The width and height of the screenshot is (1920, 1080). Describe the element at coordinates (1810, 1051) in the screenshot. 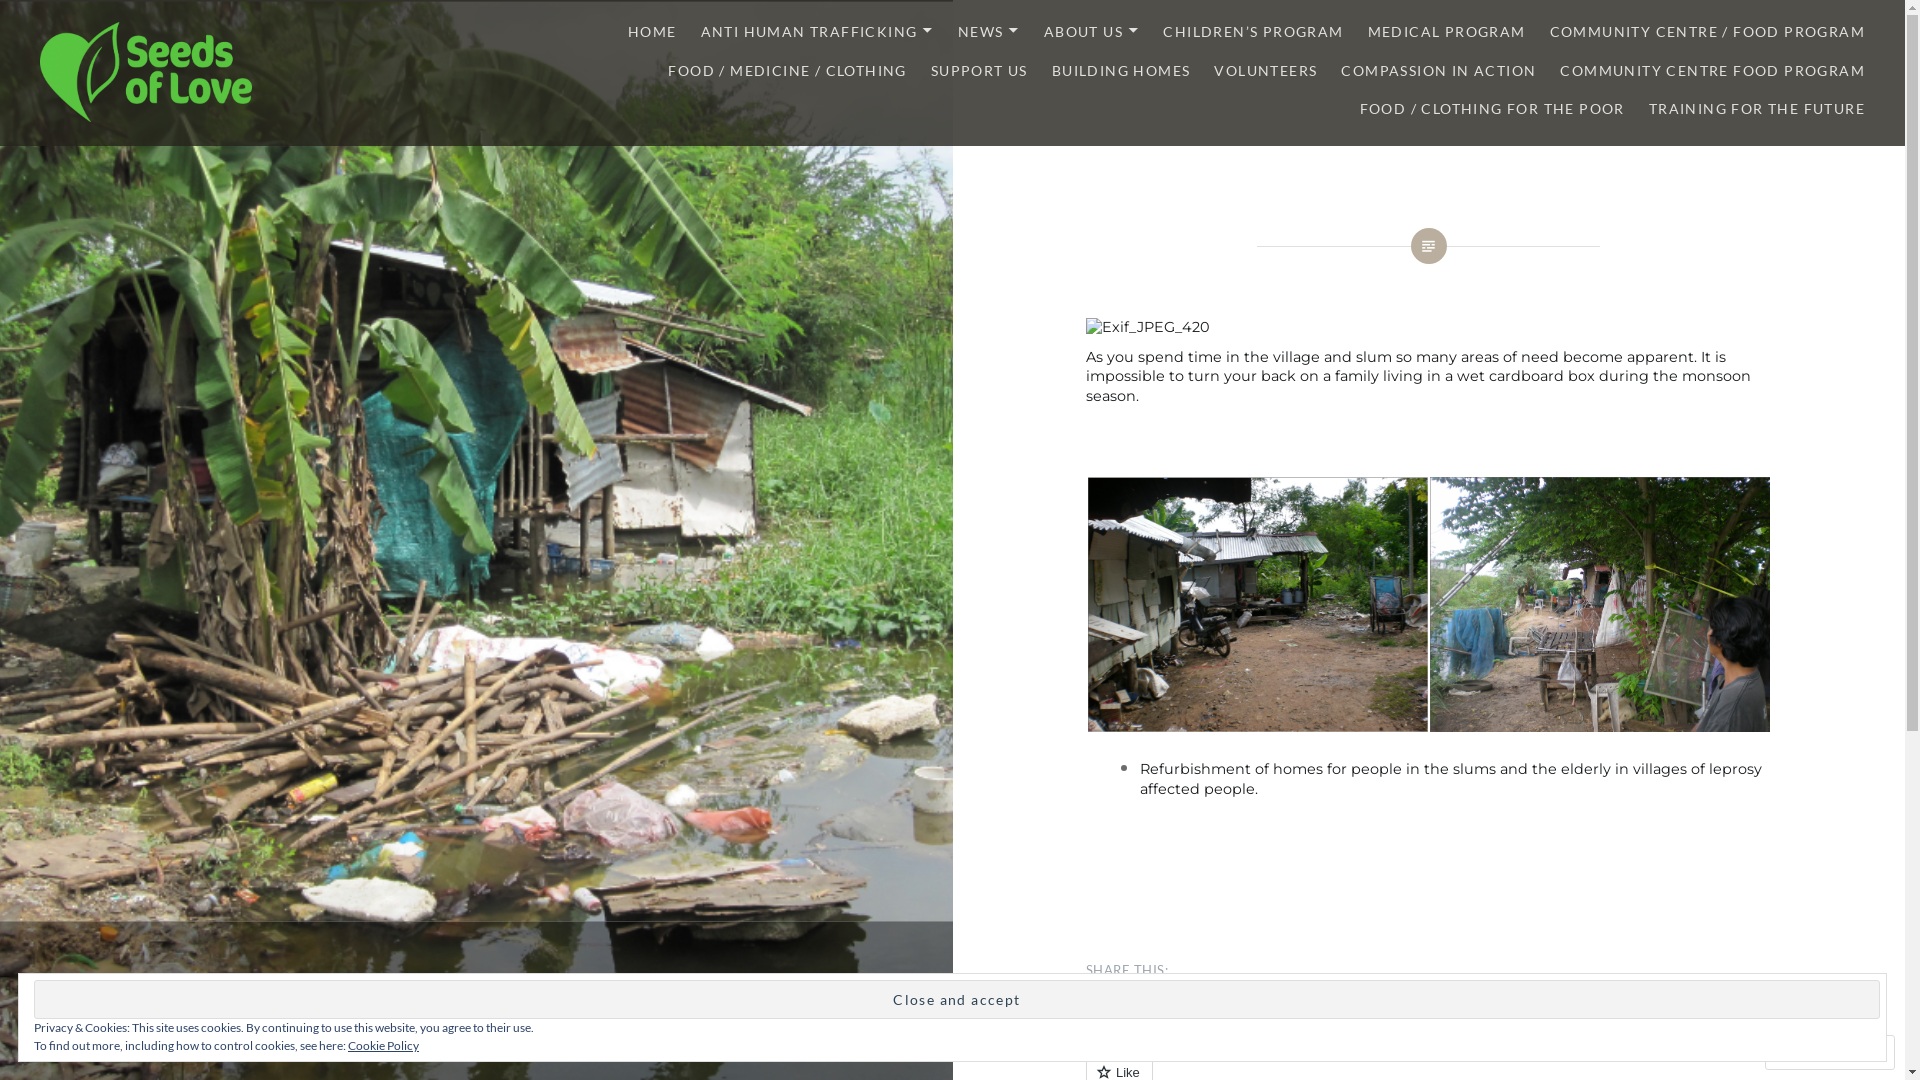

I see `'Follow'` at that location.